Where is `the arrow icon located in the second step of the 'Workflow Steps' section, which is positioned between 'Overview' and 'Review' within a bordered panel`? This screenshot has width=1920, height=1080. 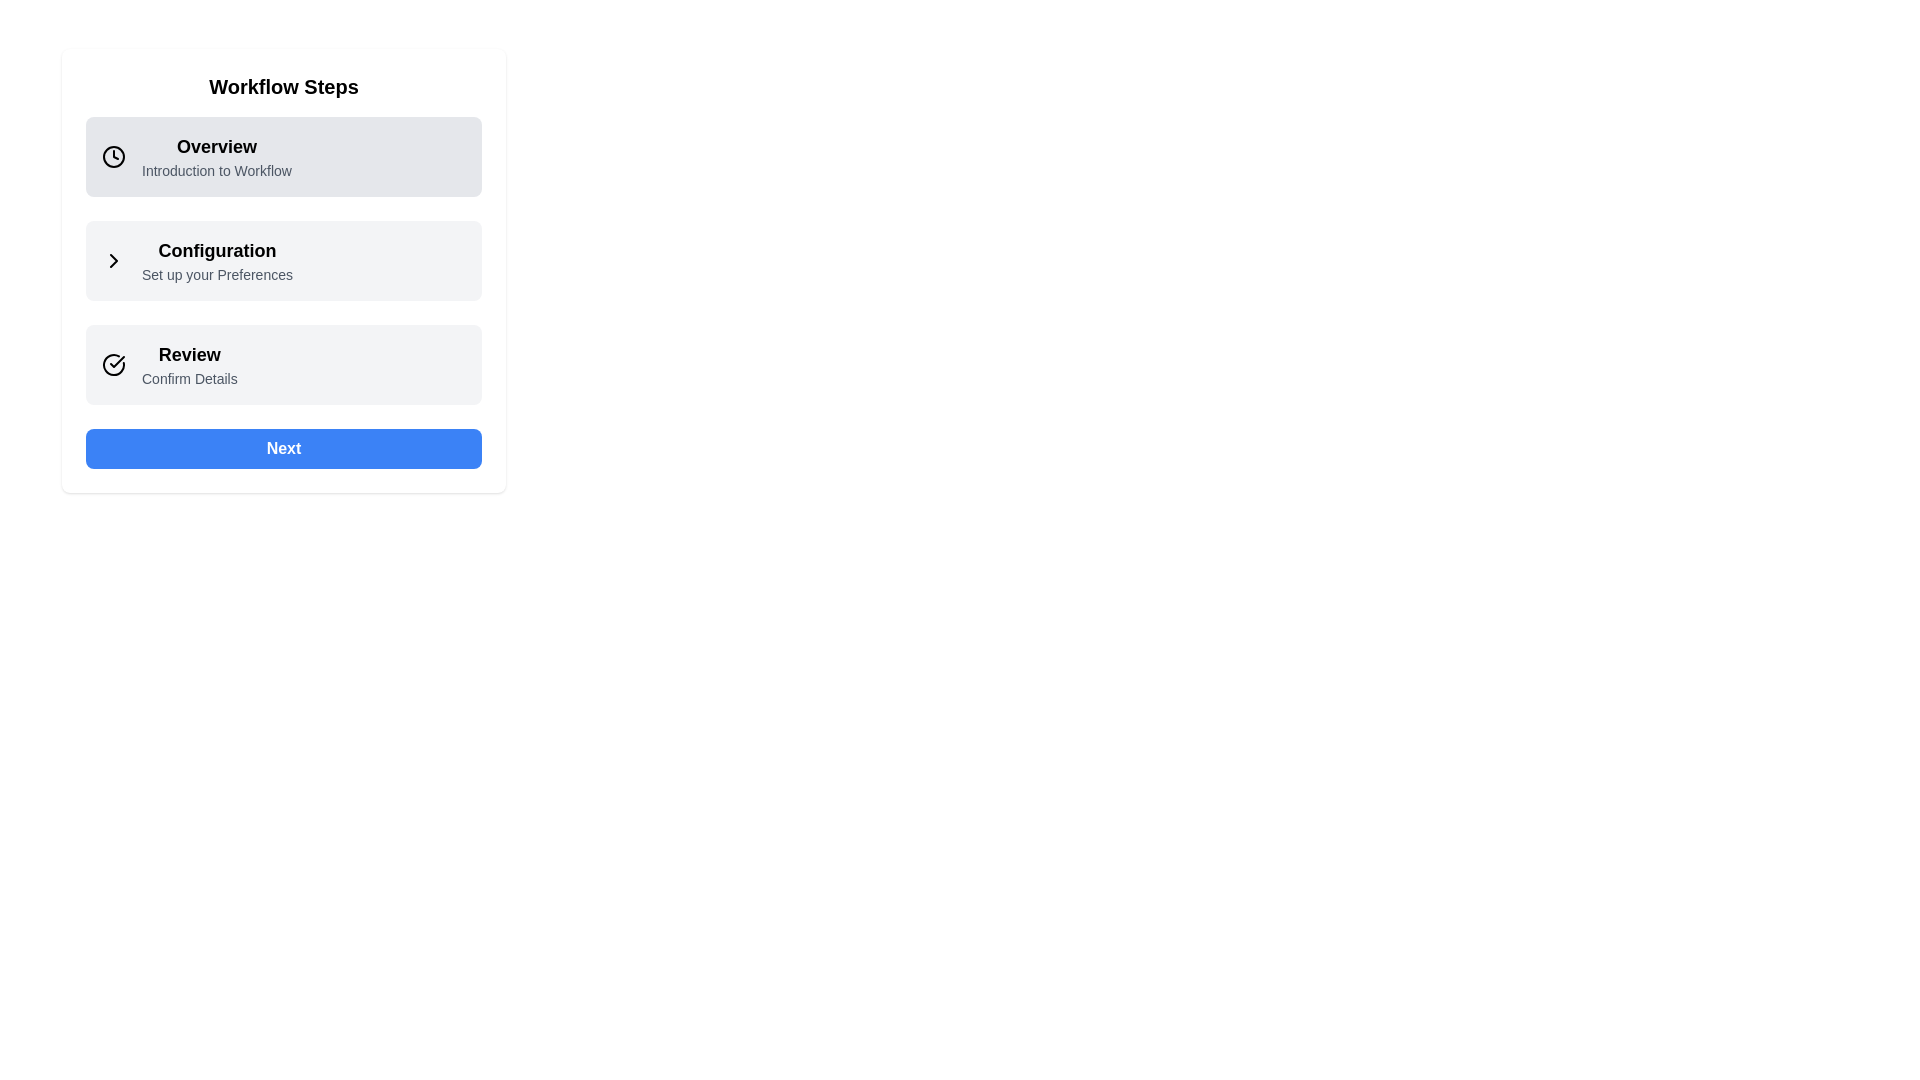 the arrow icon located in the second step of the 'Workflow Steps' section, which is positioned between 'Overview' and 'Review' within a bordered panel is located at coordinates (282, 260).